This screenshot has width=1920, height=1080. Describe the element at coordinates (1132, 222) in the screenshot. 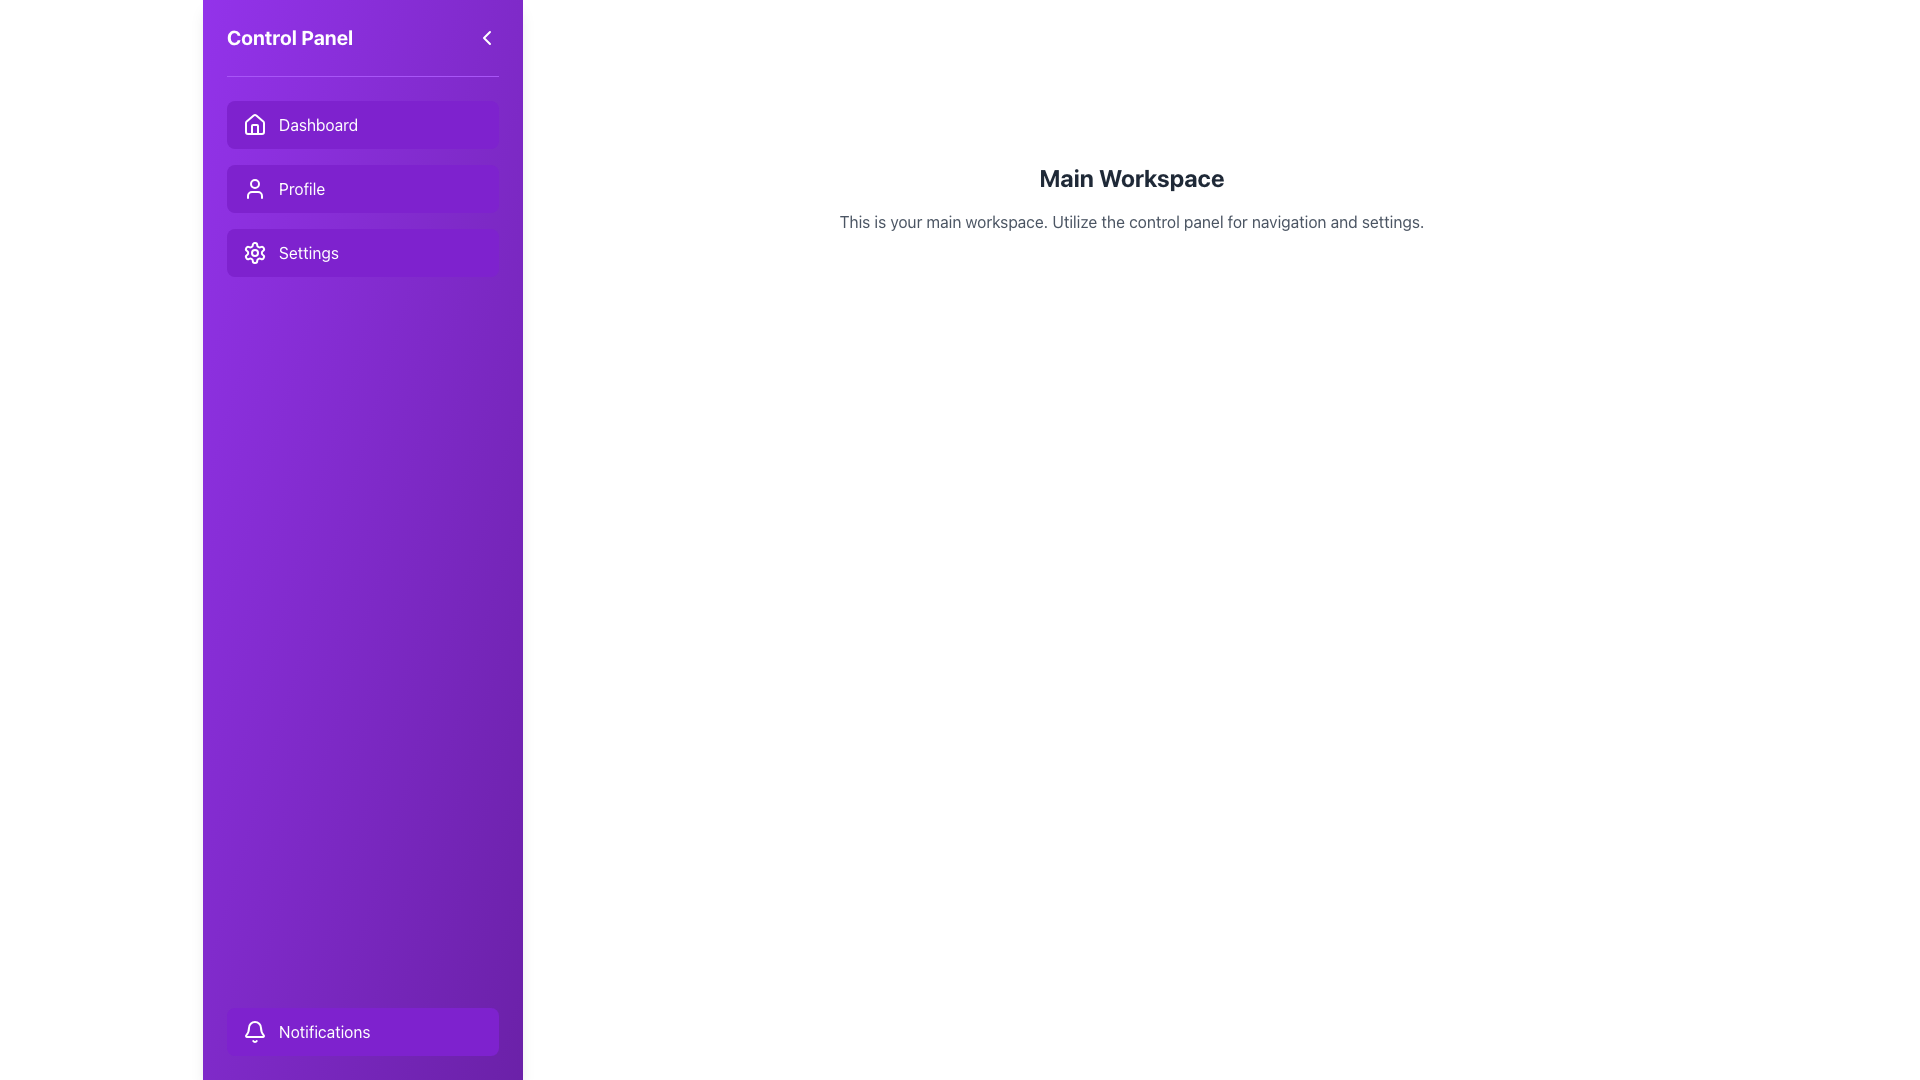

I see `the text block that reads 'This is your main workspace. Utilize the control panel for navigation and settings.' located directly below the heading 'Main Workspace.'` at that location.